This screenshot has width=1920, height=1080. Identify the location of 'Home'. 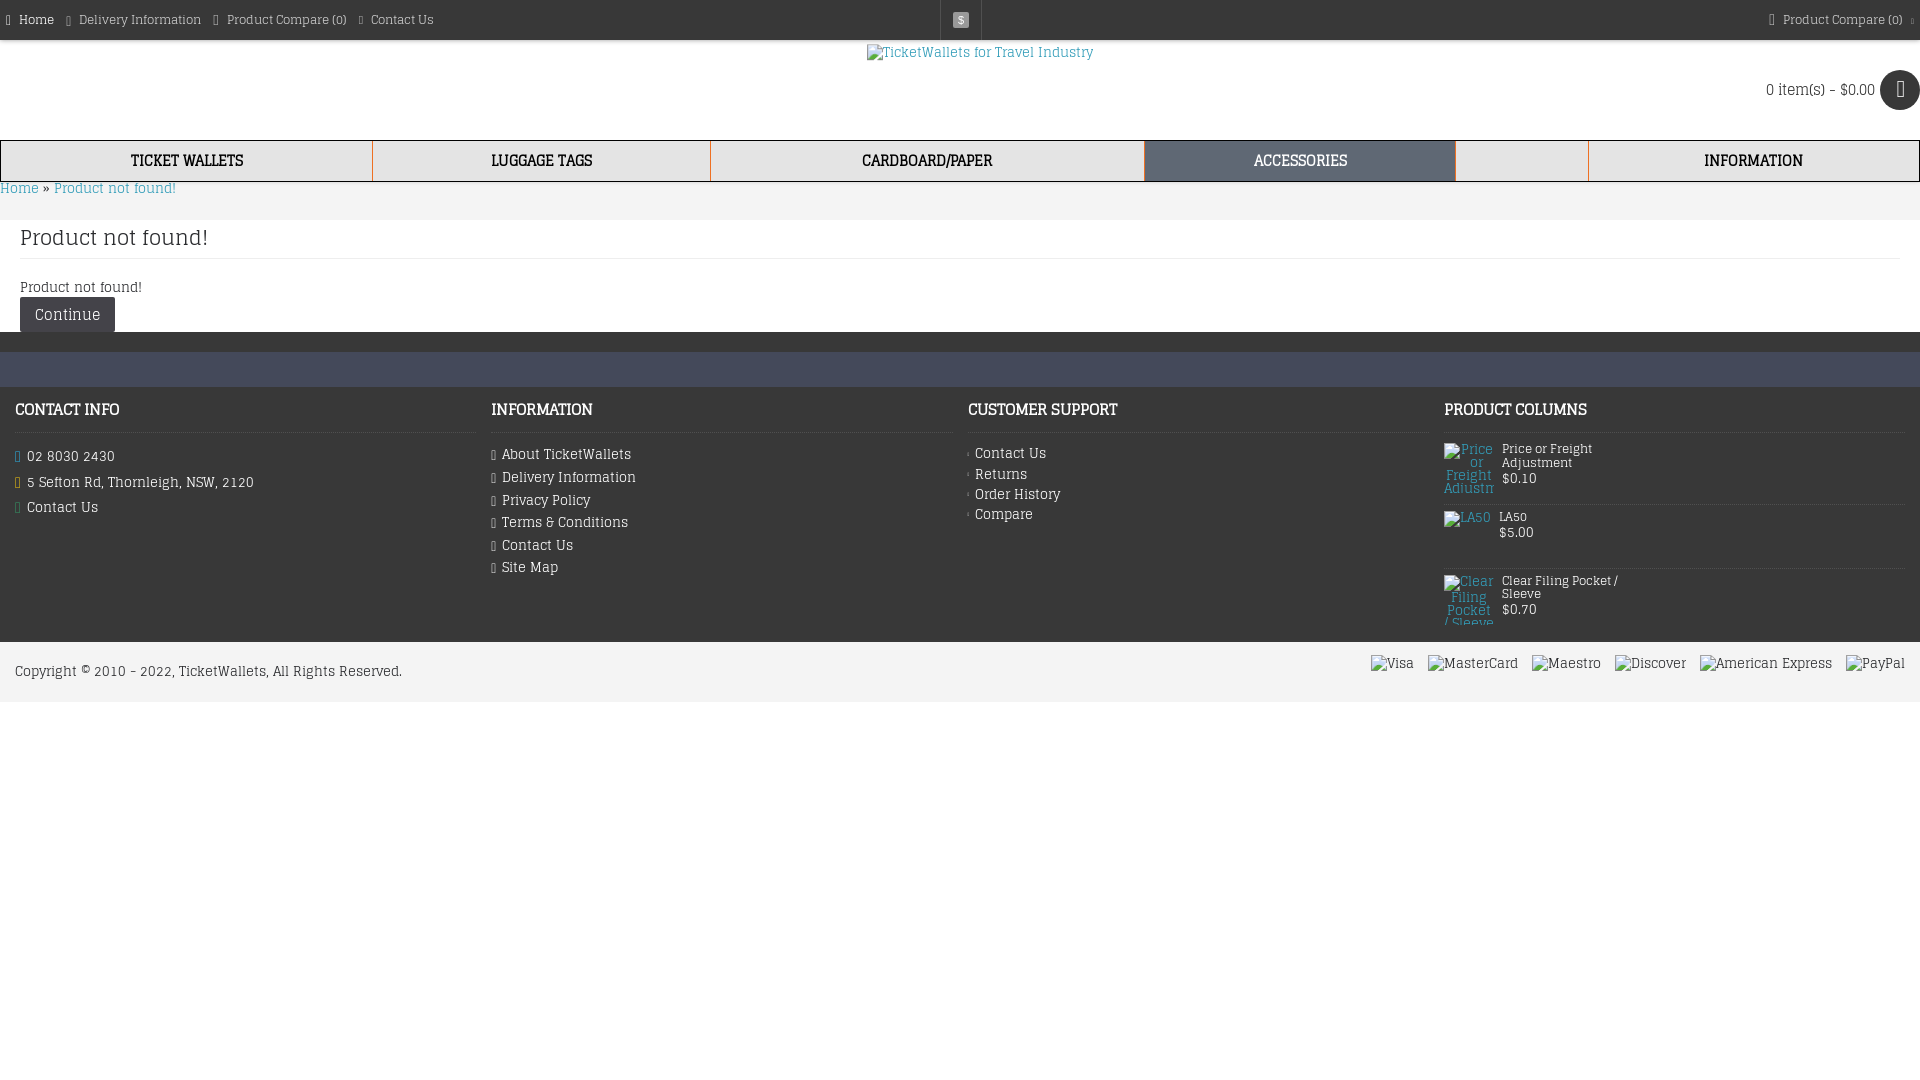
(29, 19).